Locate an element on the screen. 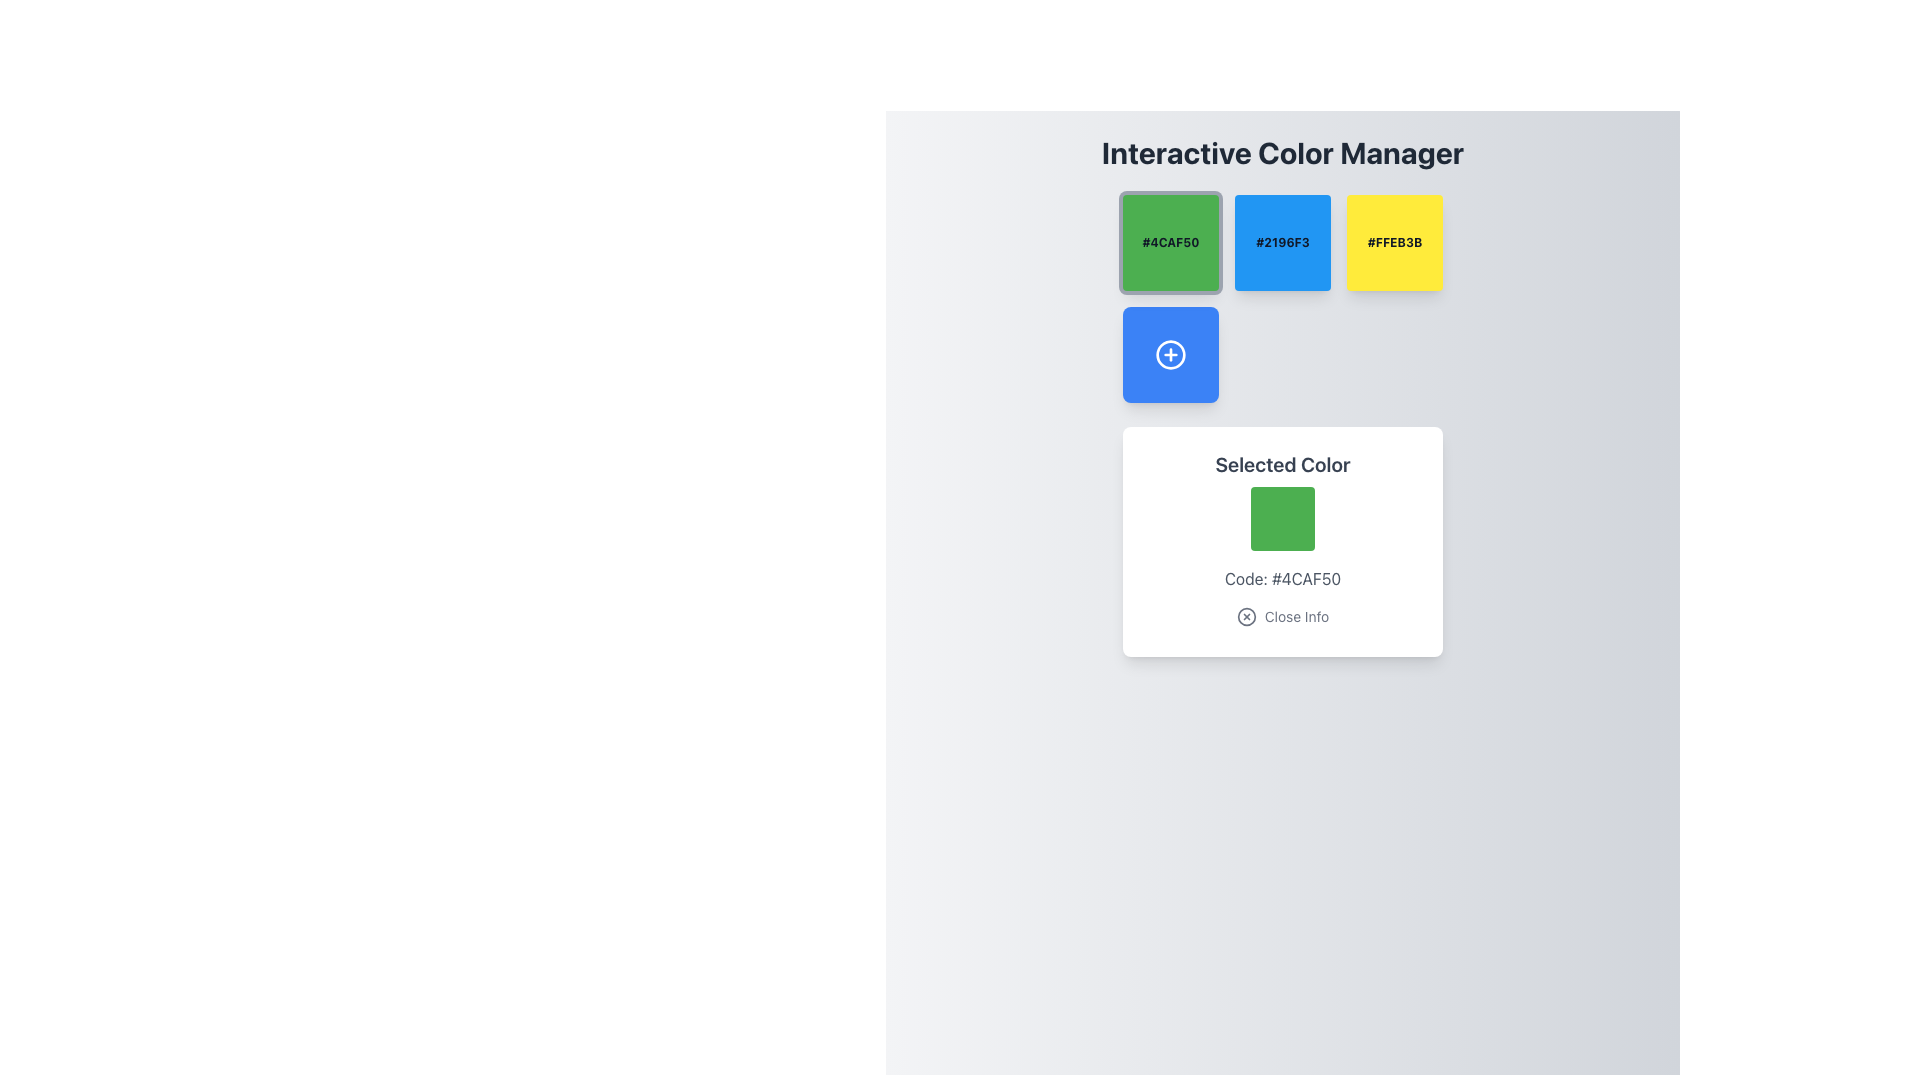 The width and height of the screenshot is (1920, 1080). the circular icon with an 'X' symbol inside it, which is located next to the text 'Close Info' in the 'Selected Color' section is located at coordinates (1245, 616).